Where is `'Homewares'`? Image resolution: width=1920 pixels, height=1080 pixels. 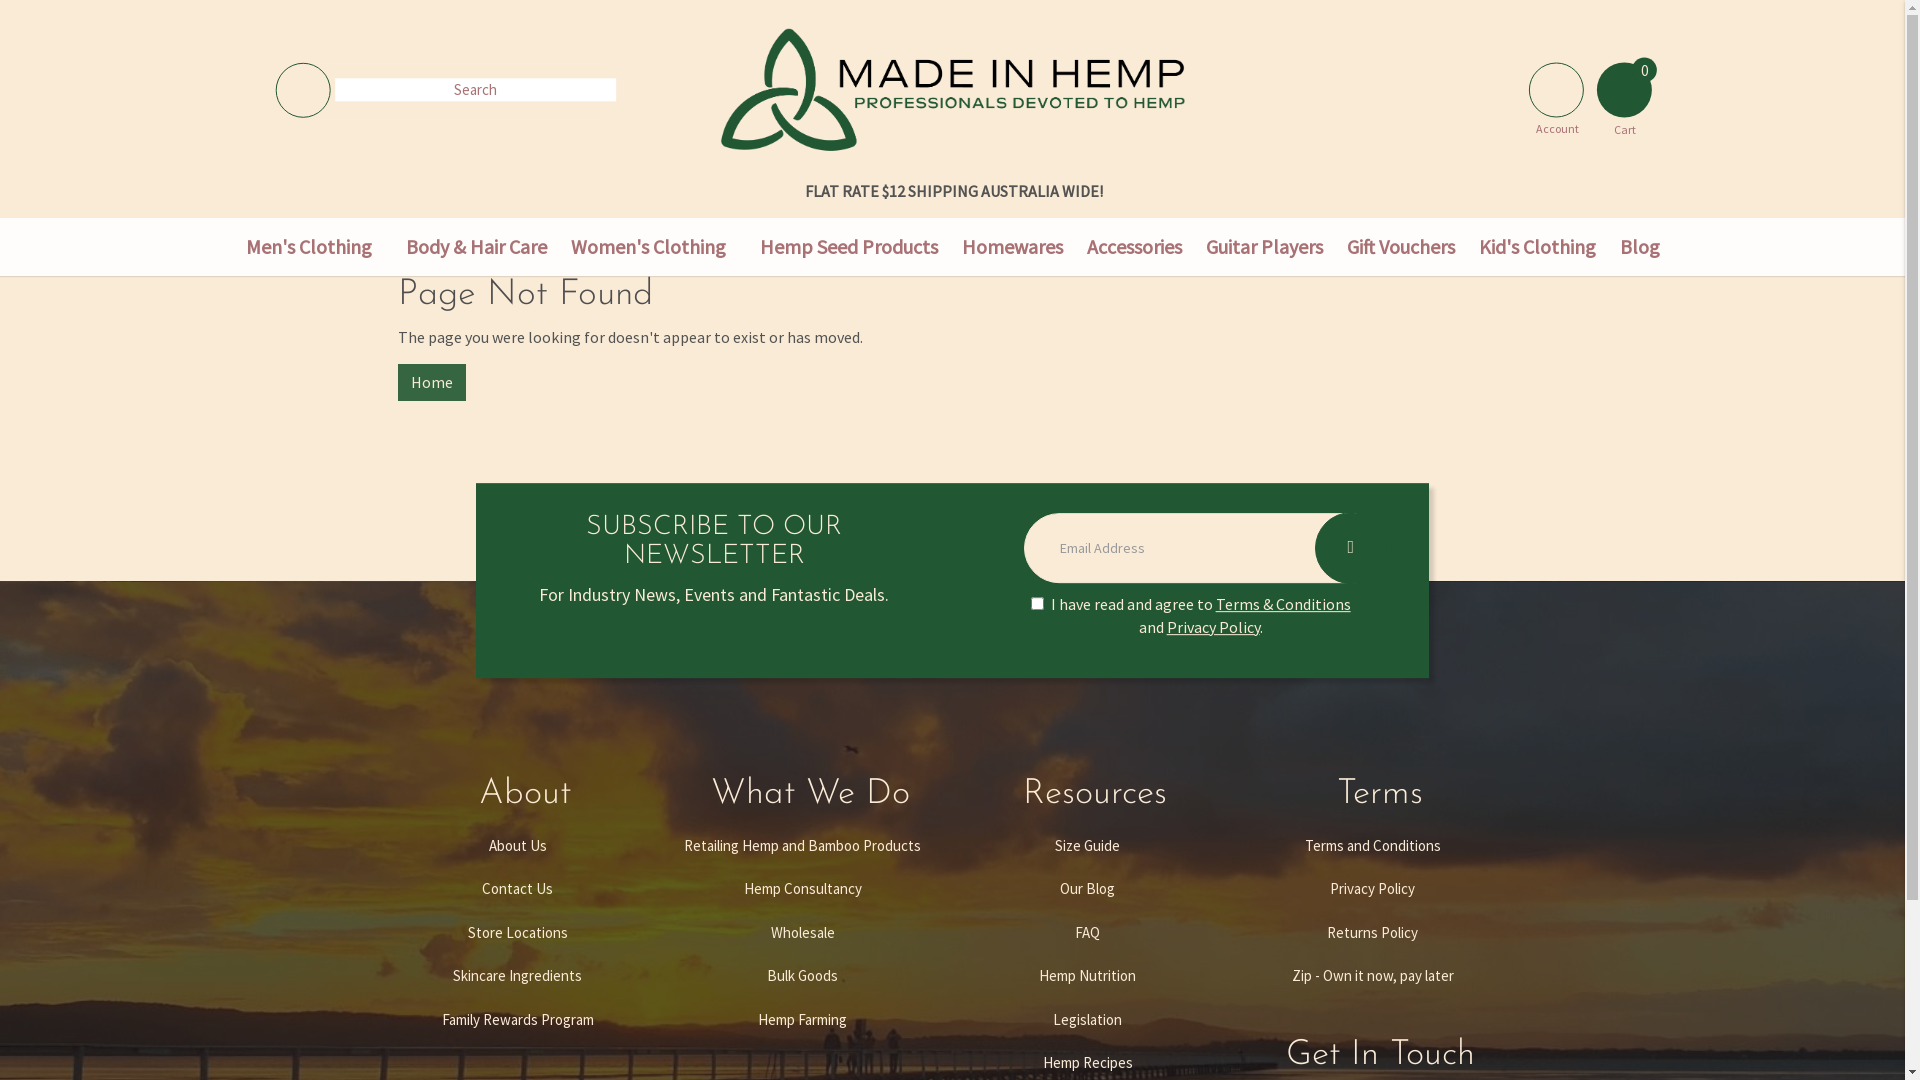
'Homewares' is located at coordinates (1012, 246).